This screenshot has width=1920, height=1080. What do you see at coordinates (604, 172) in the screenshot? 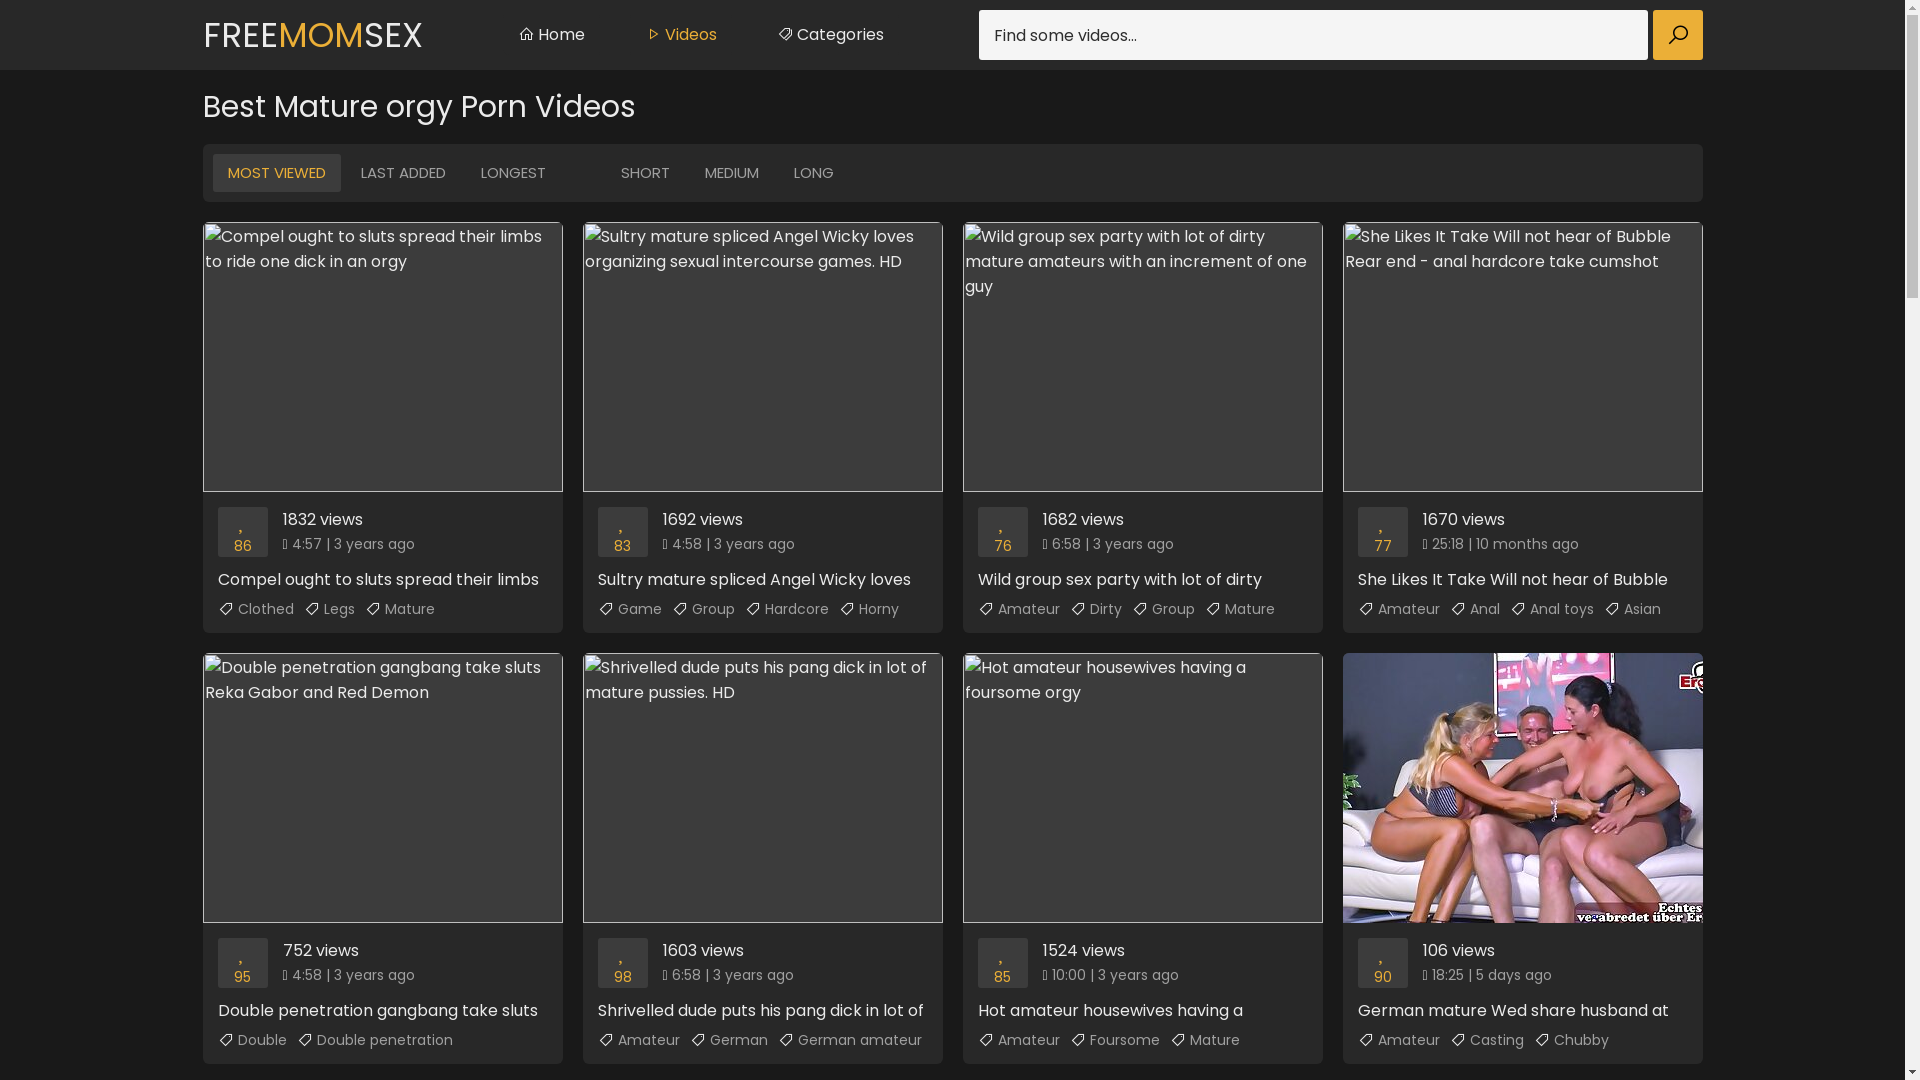
I see `'SHORT'` at bounding box center [604, 172].